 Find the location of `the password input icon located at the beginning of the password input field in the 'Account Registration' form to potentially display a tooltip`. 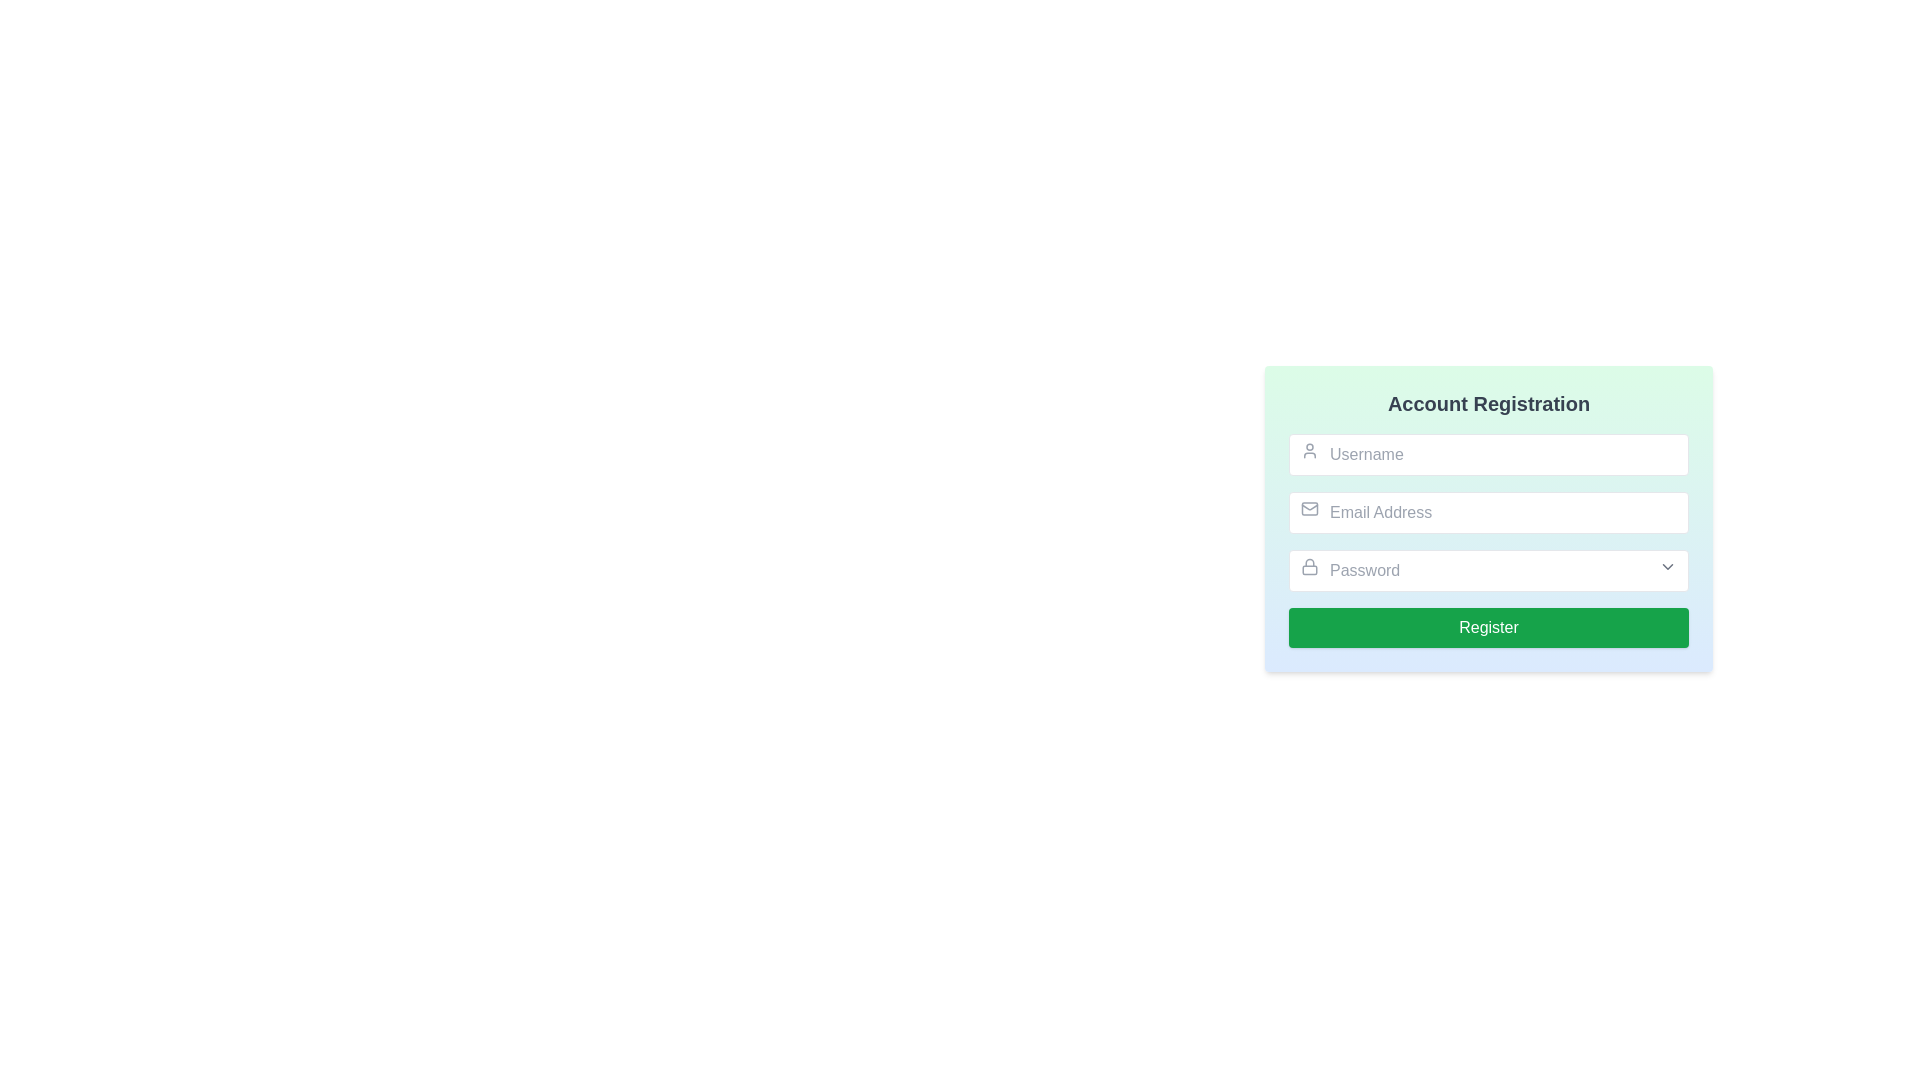

the password input icon located at the beginning of the password input field in the 'Account Registration' form to potentially display a tooltip is located at coordinates (1310, 567).